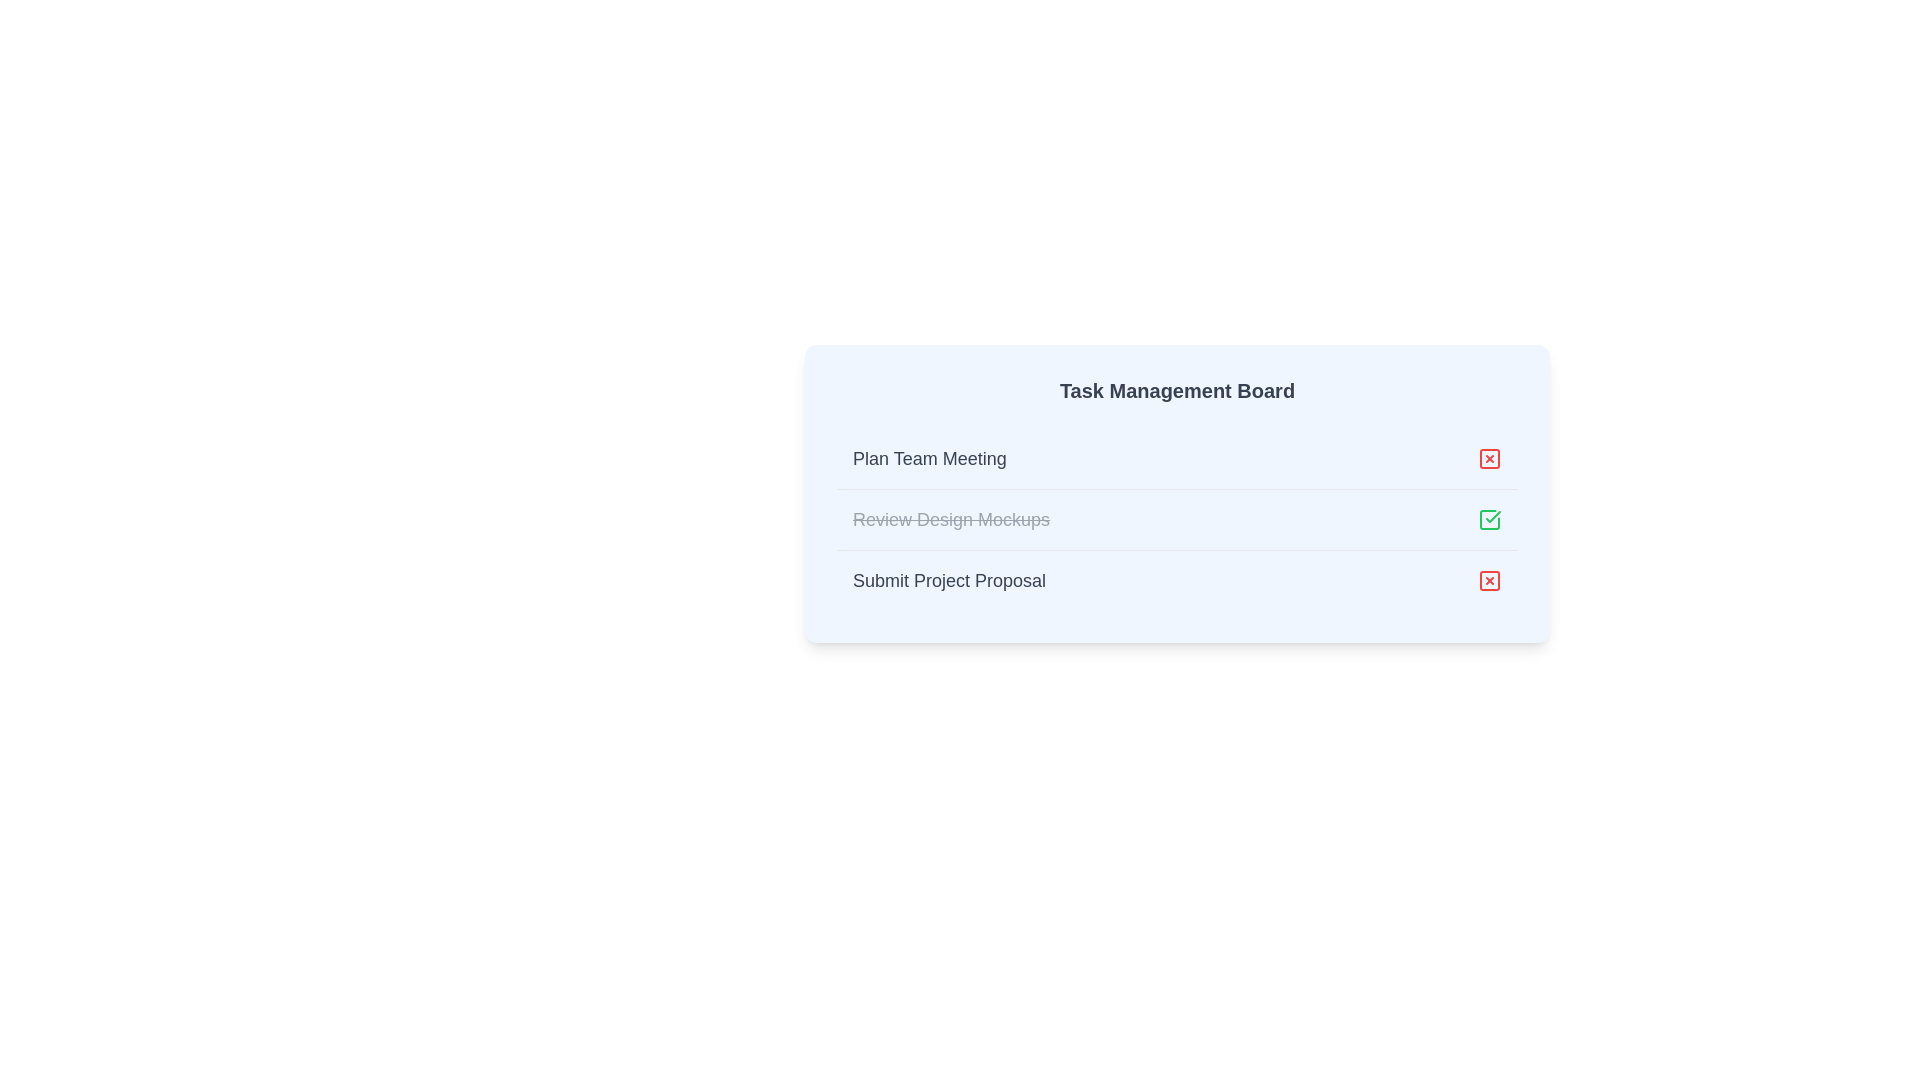 The image size is (1920, 1080). Describe the element at coordinates (1489, 519) in the screenshot. I see `the completion status of the 'Review Design Mockups' task icon located in the rightmost column of the second row under the 'Task Management Board' section` at that location.